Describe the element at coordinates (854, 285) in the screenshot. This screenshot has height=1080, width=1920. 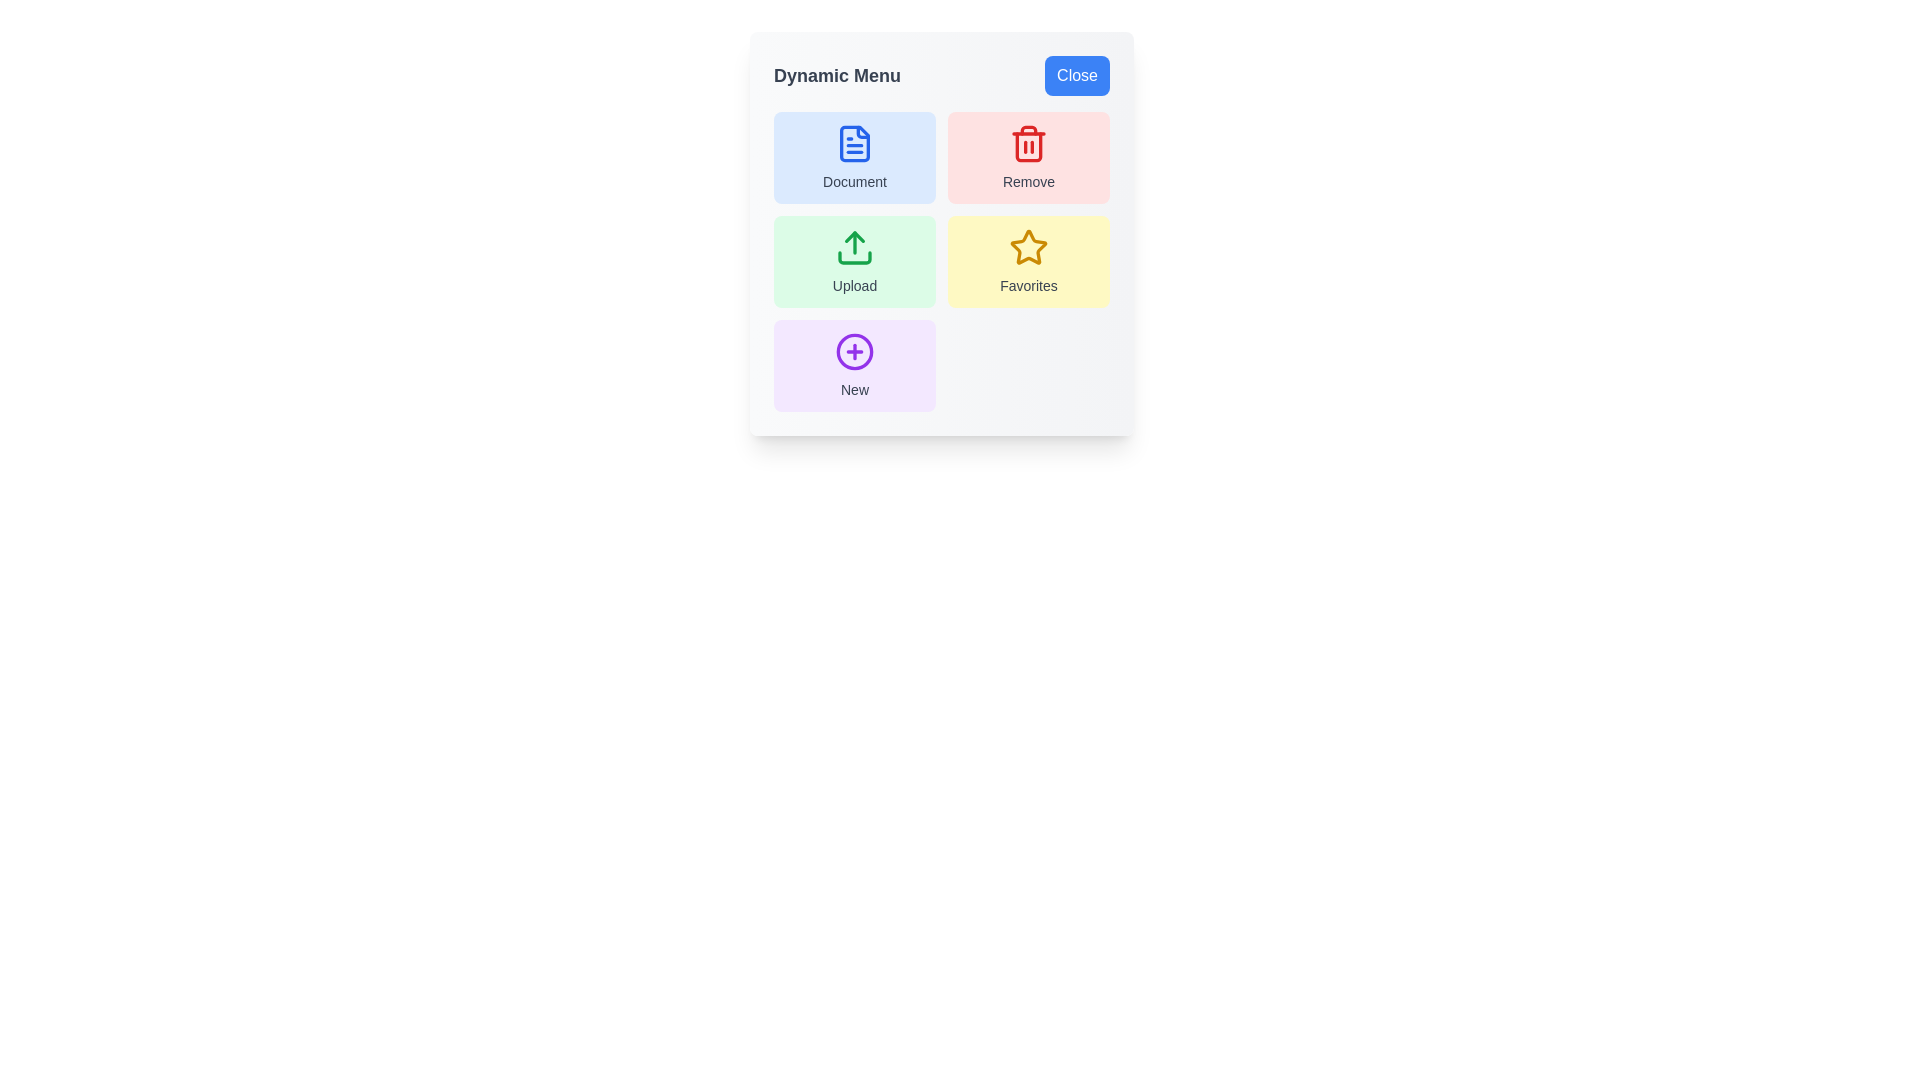
I see `text from the descriptive label located within the green button in the second row, first column of the grid layout, positioned below the upward arrow icon` at that location.